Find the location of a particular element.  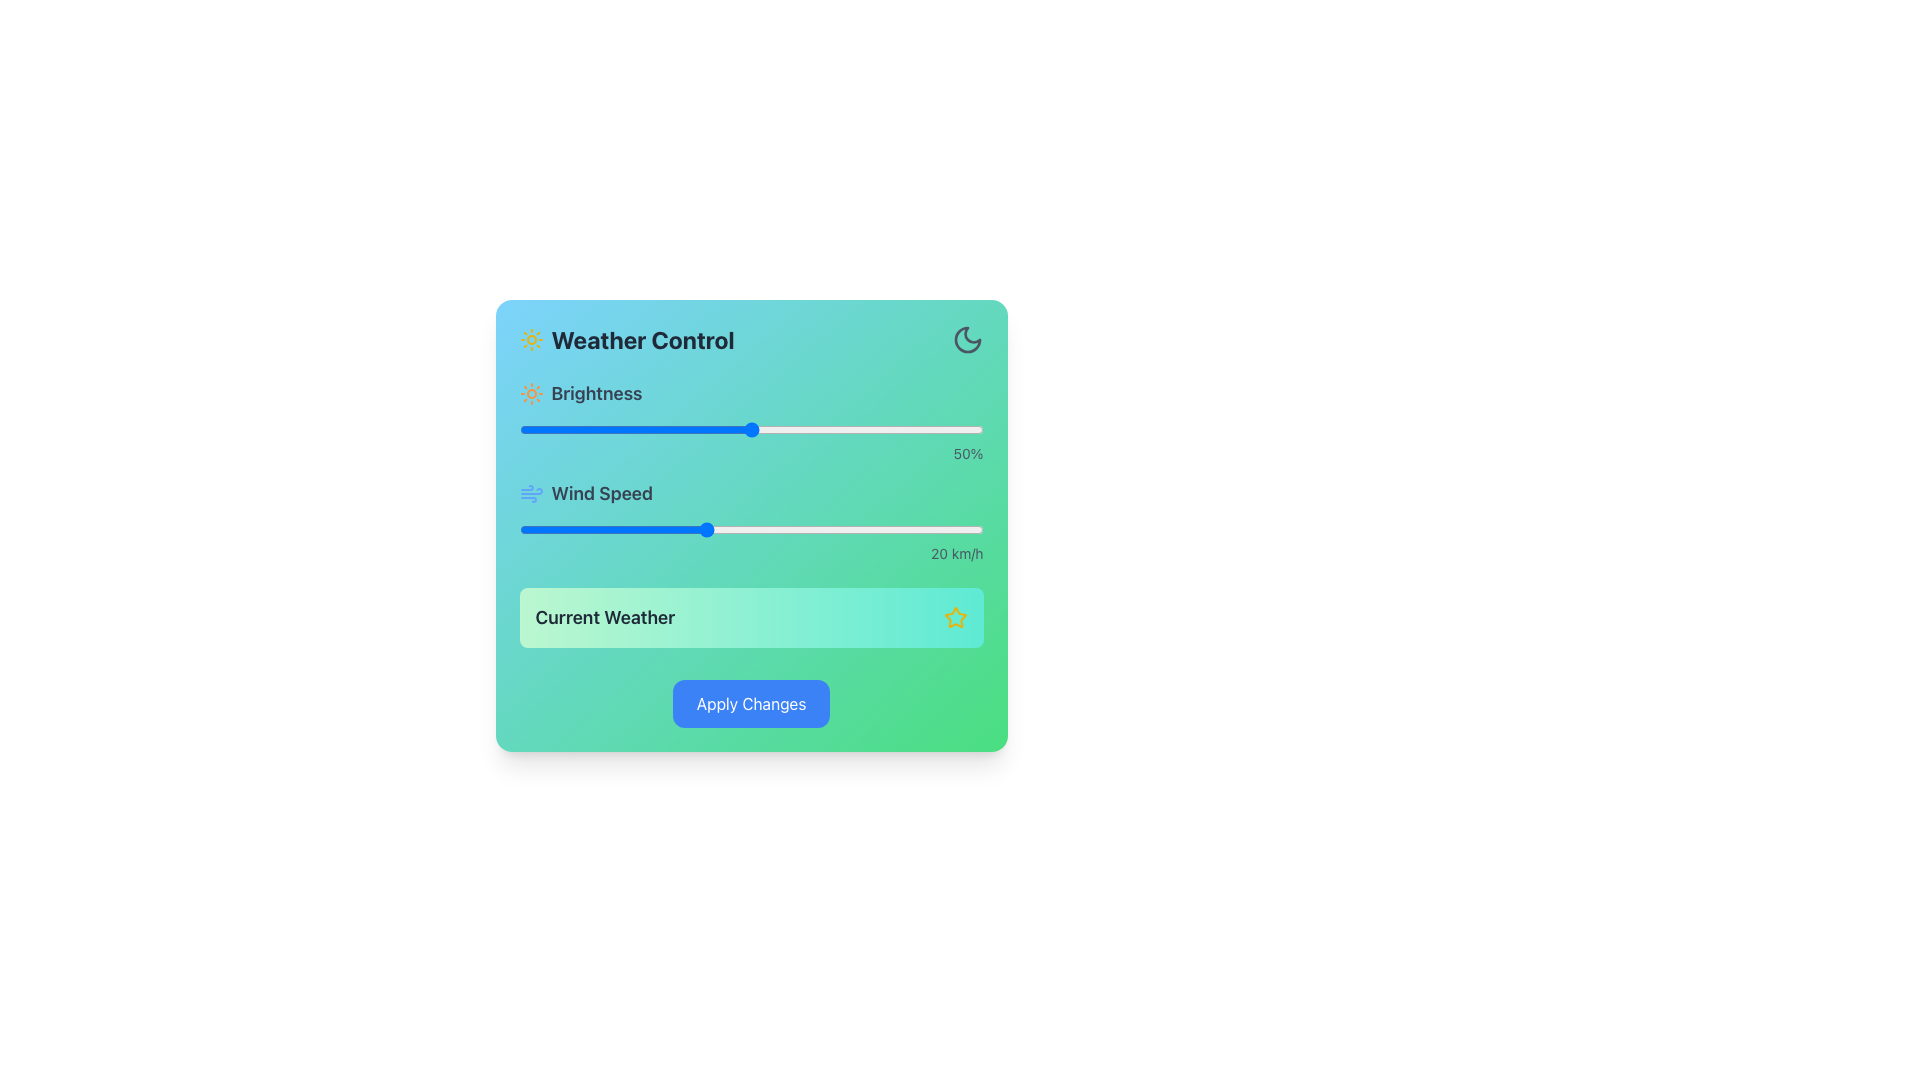

brightness is located at coordinates (629, 428).